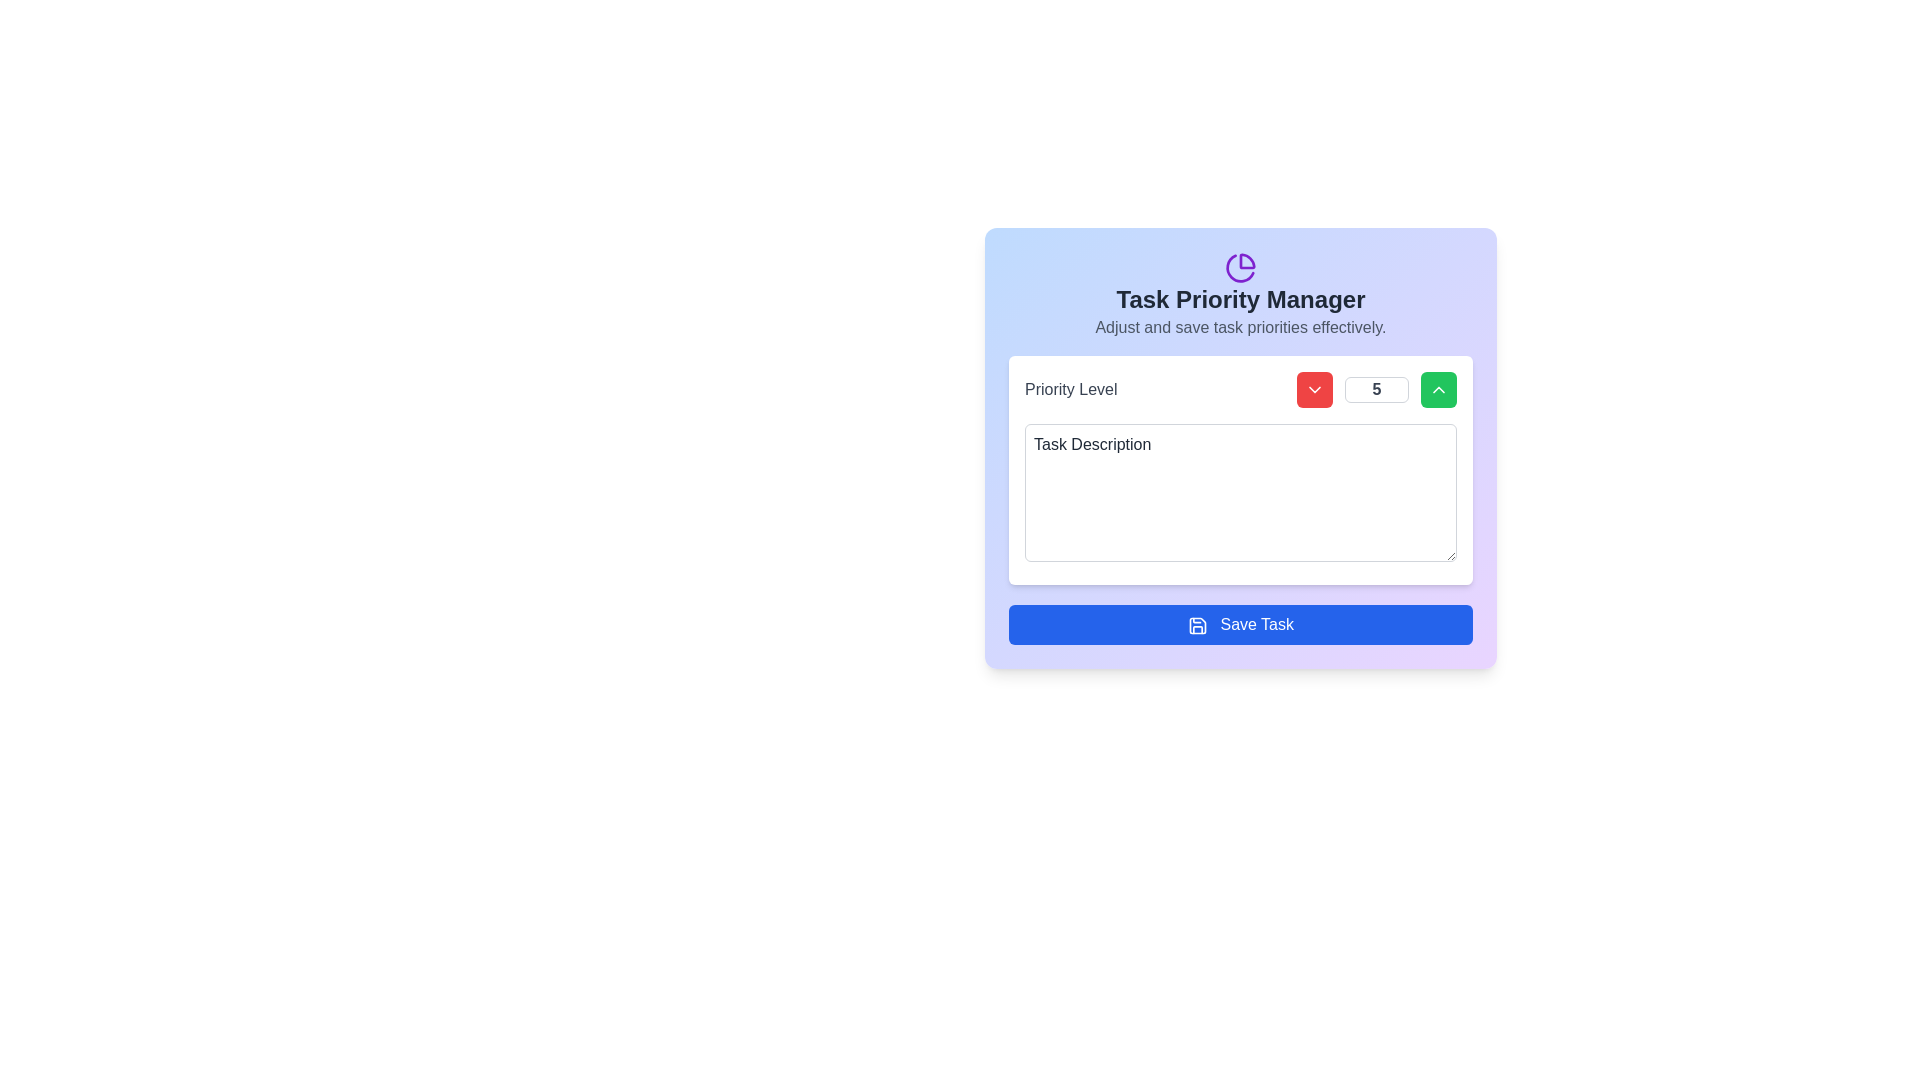 The image size is (1920, 1080). Describe the element at coordinates (1240, 300) in the screenshot. I see `the bold-text title labeled 'Task Priority Manager', which is centered at the top-middle area of its card-like section` at that location.